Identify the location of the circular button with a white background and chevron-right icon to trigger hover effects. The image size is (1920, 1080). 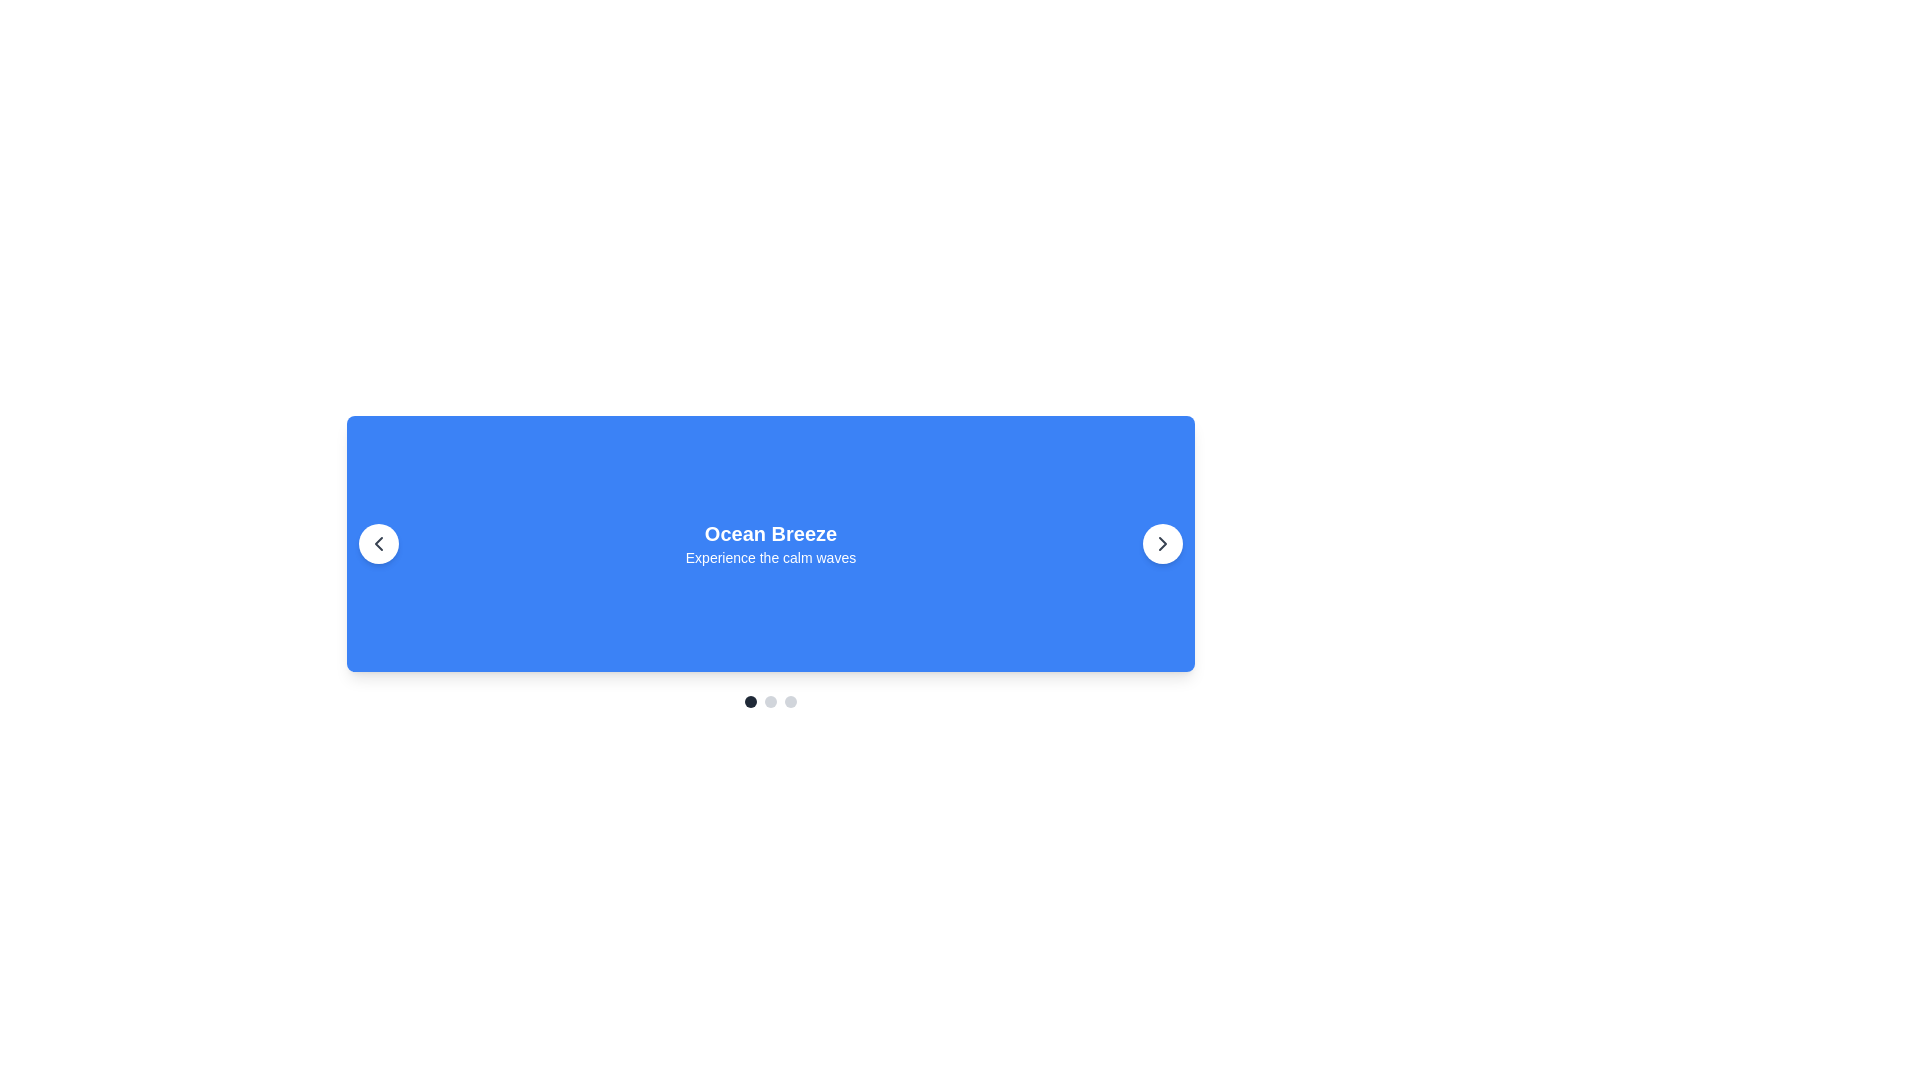
(1162, 543).